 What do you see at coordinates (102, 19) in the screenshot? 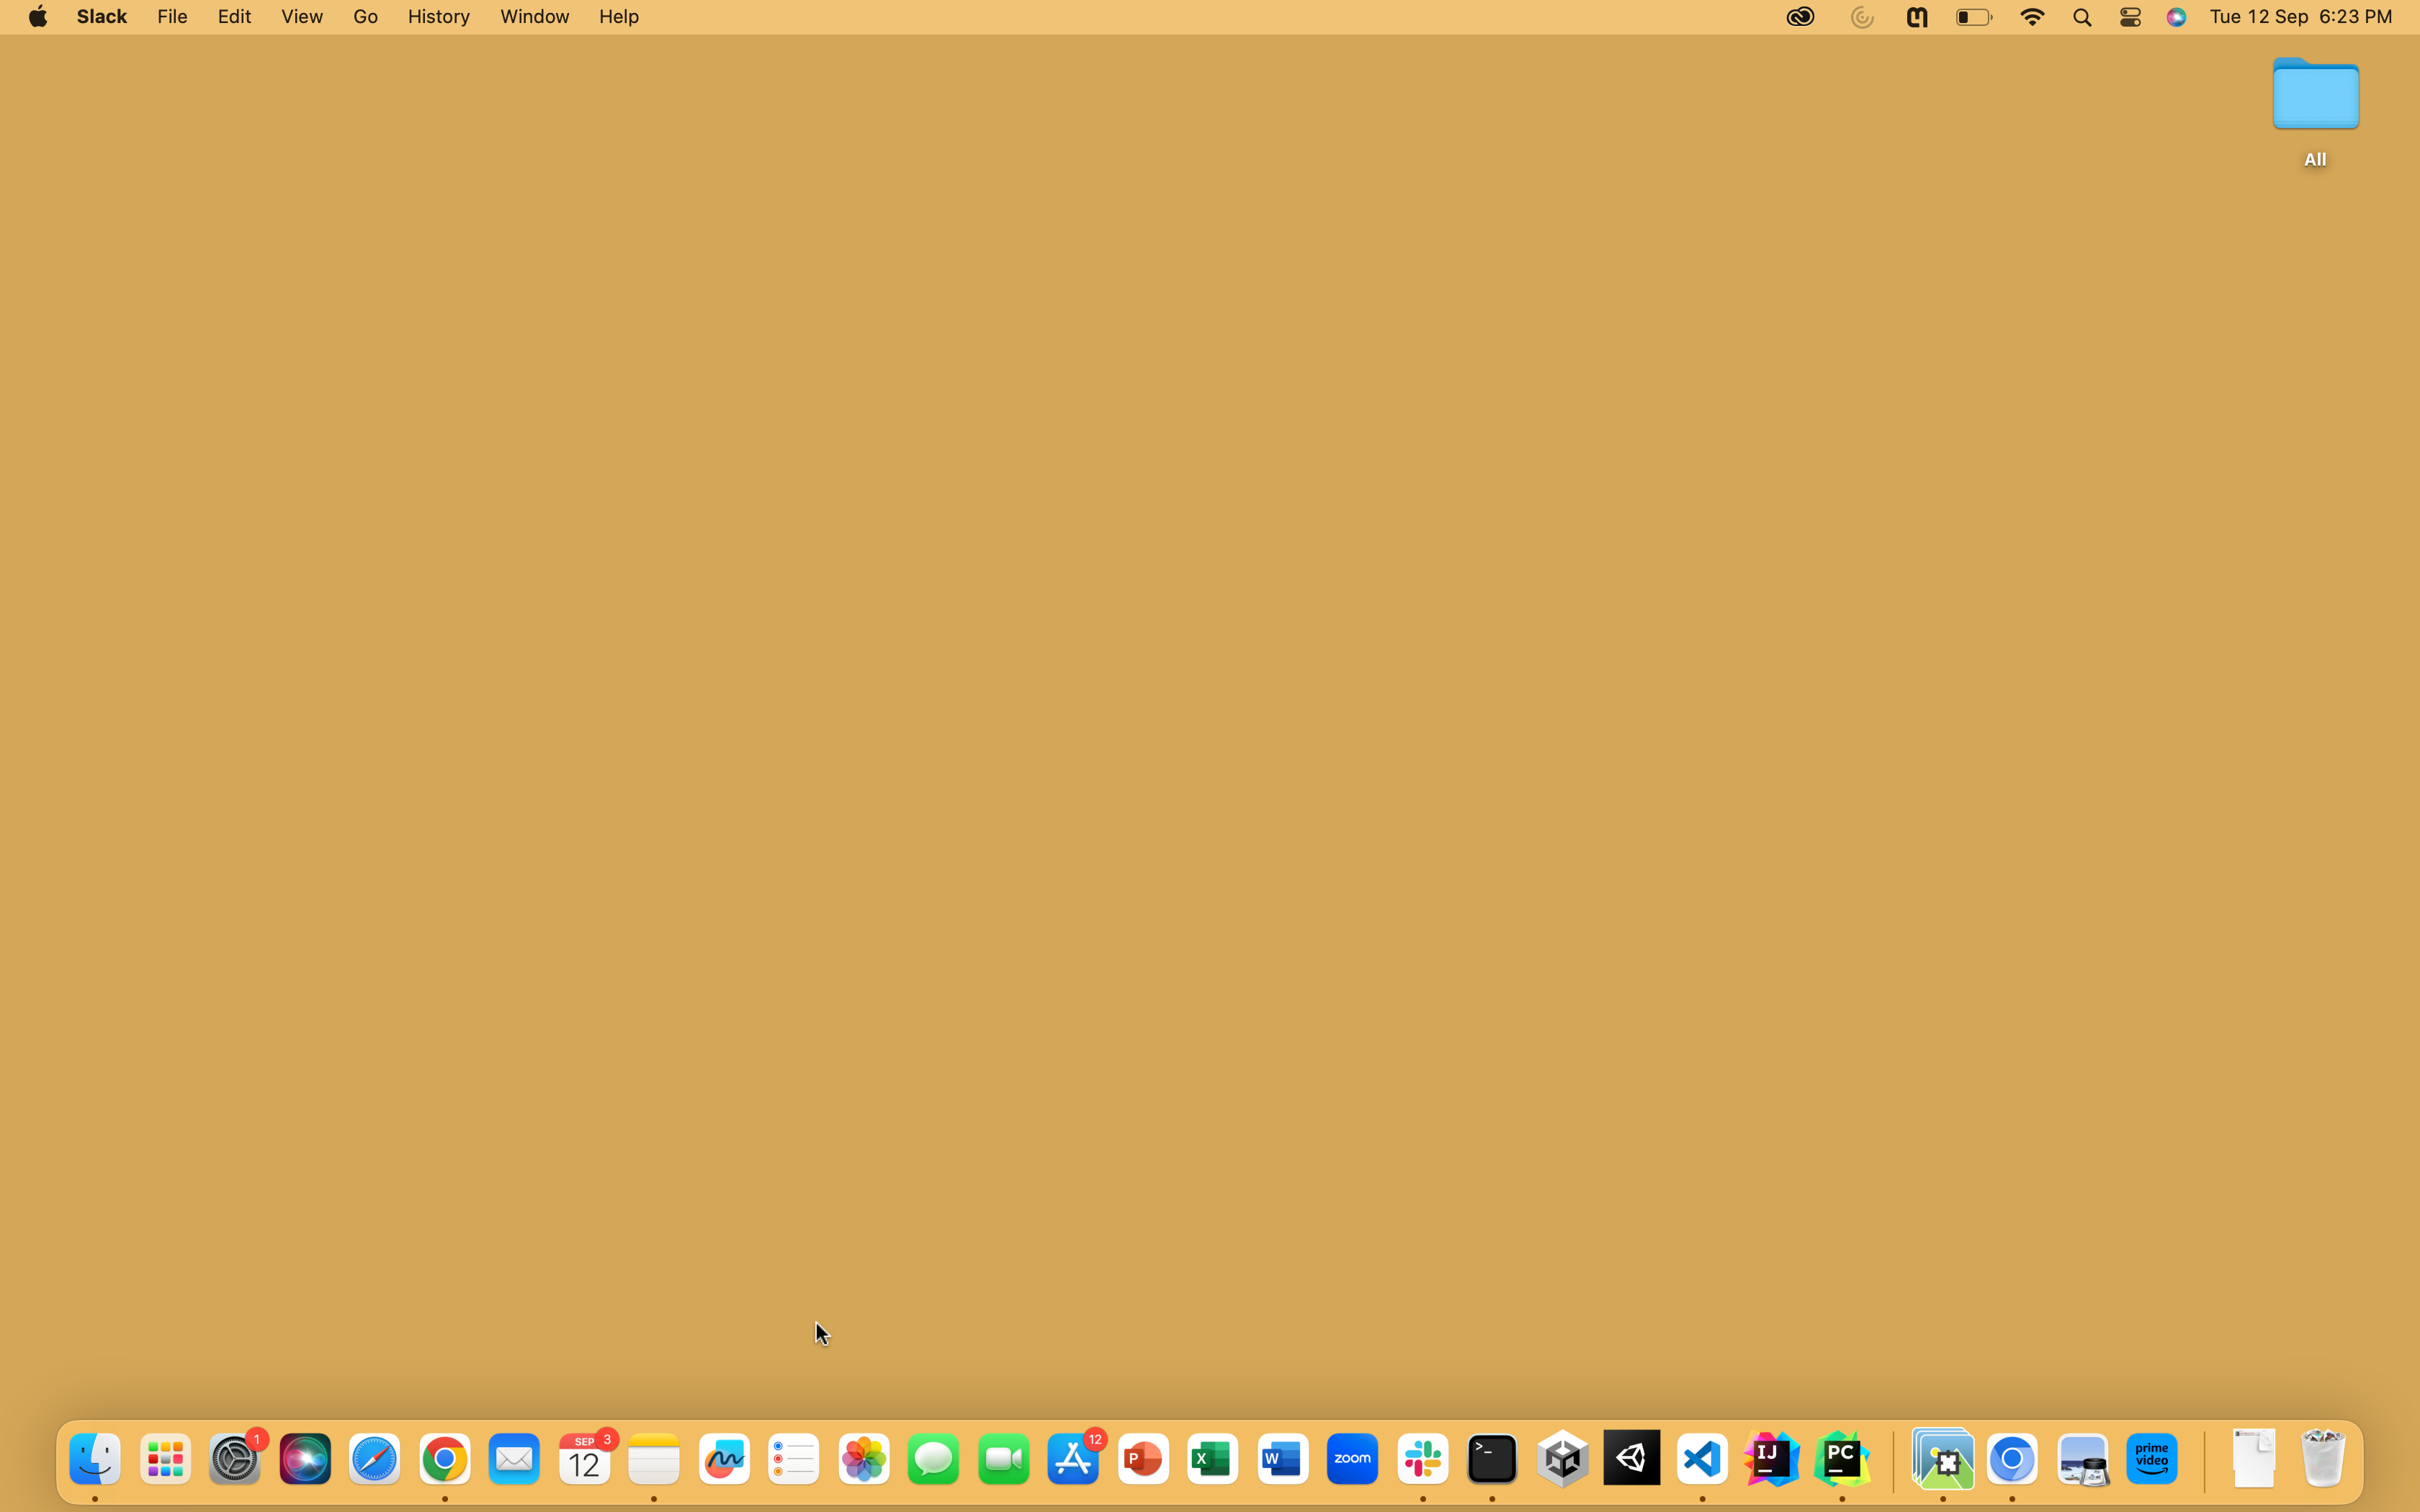
I see `the Slack desktop app` at bounding box center [102, 19].